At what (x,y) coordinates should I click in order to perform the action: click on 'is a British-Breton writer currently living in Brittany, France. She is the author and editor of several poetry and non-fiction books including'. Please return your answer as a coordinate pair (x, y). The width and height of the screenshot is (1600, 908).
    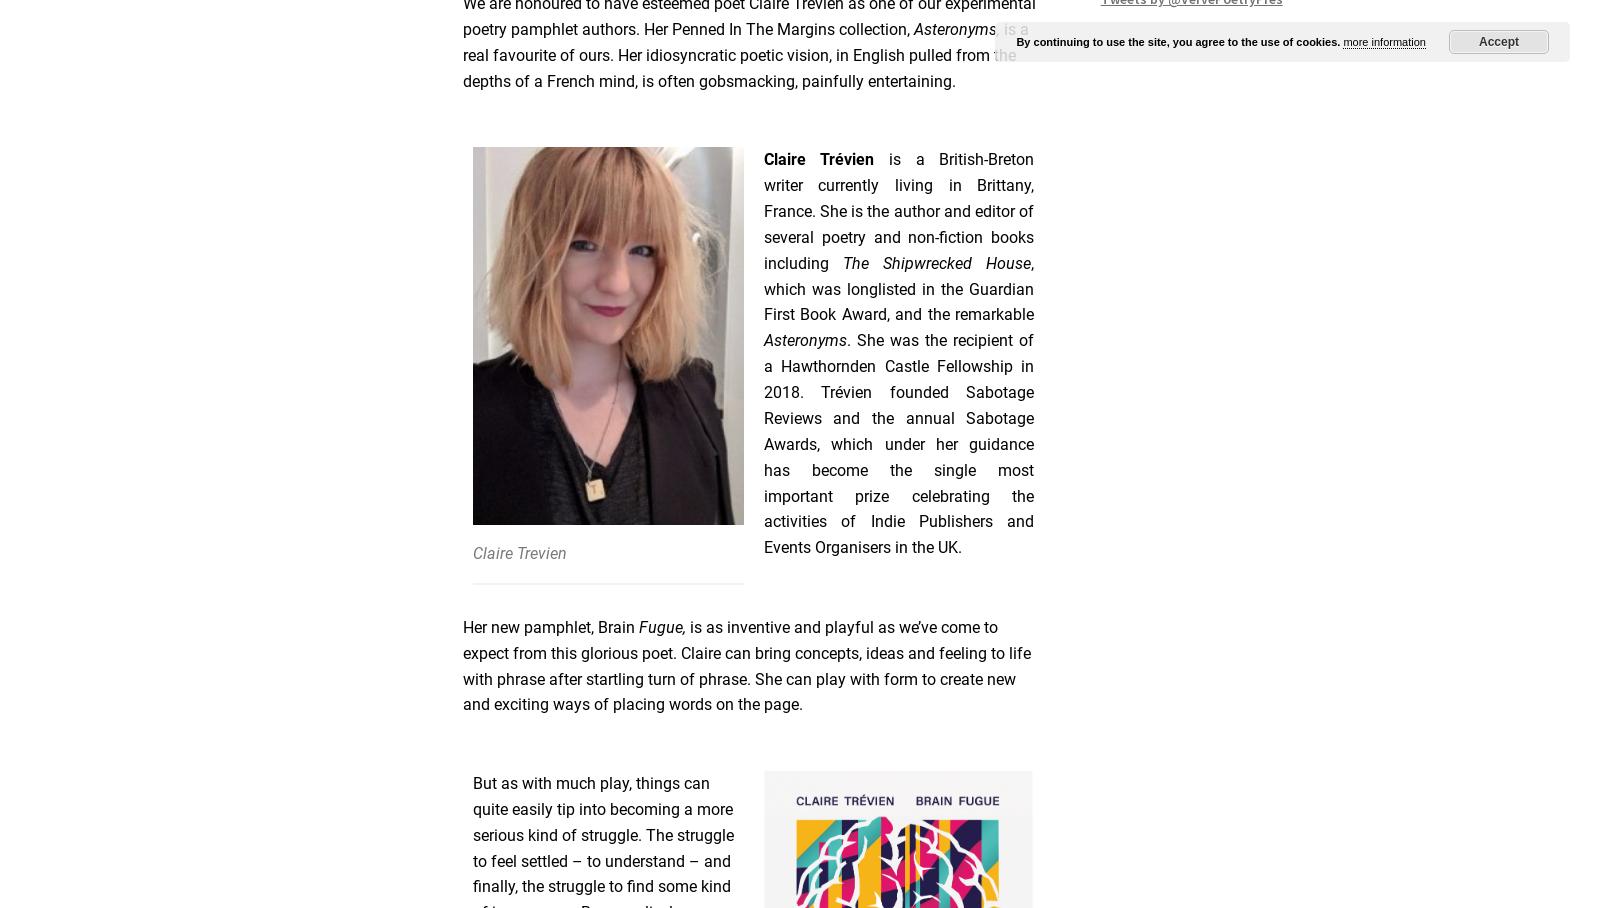
    Looking at the image, I should click on (763, 211).